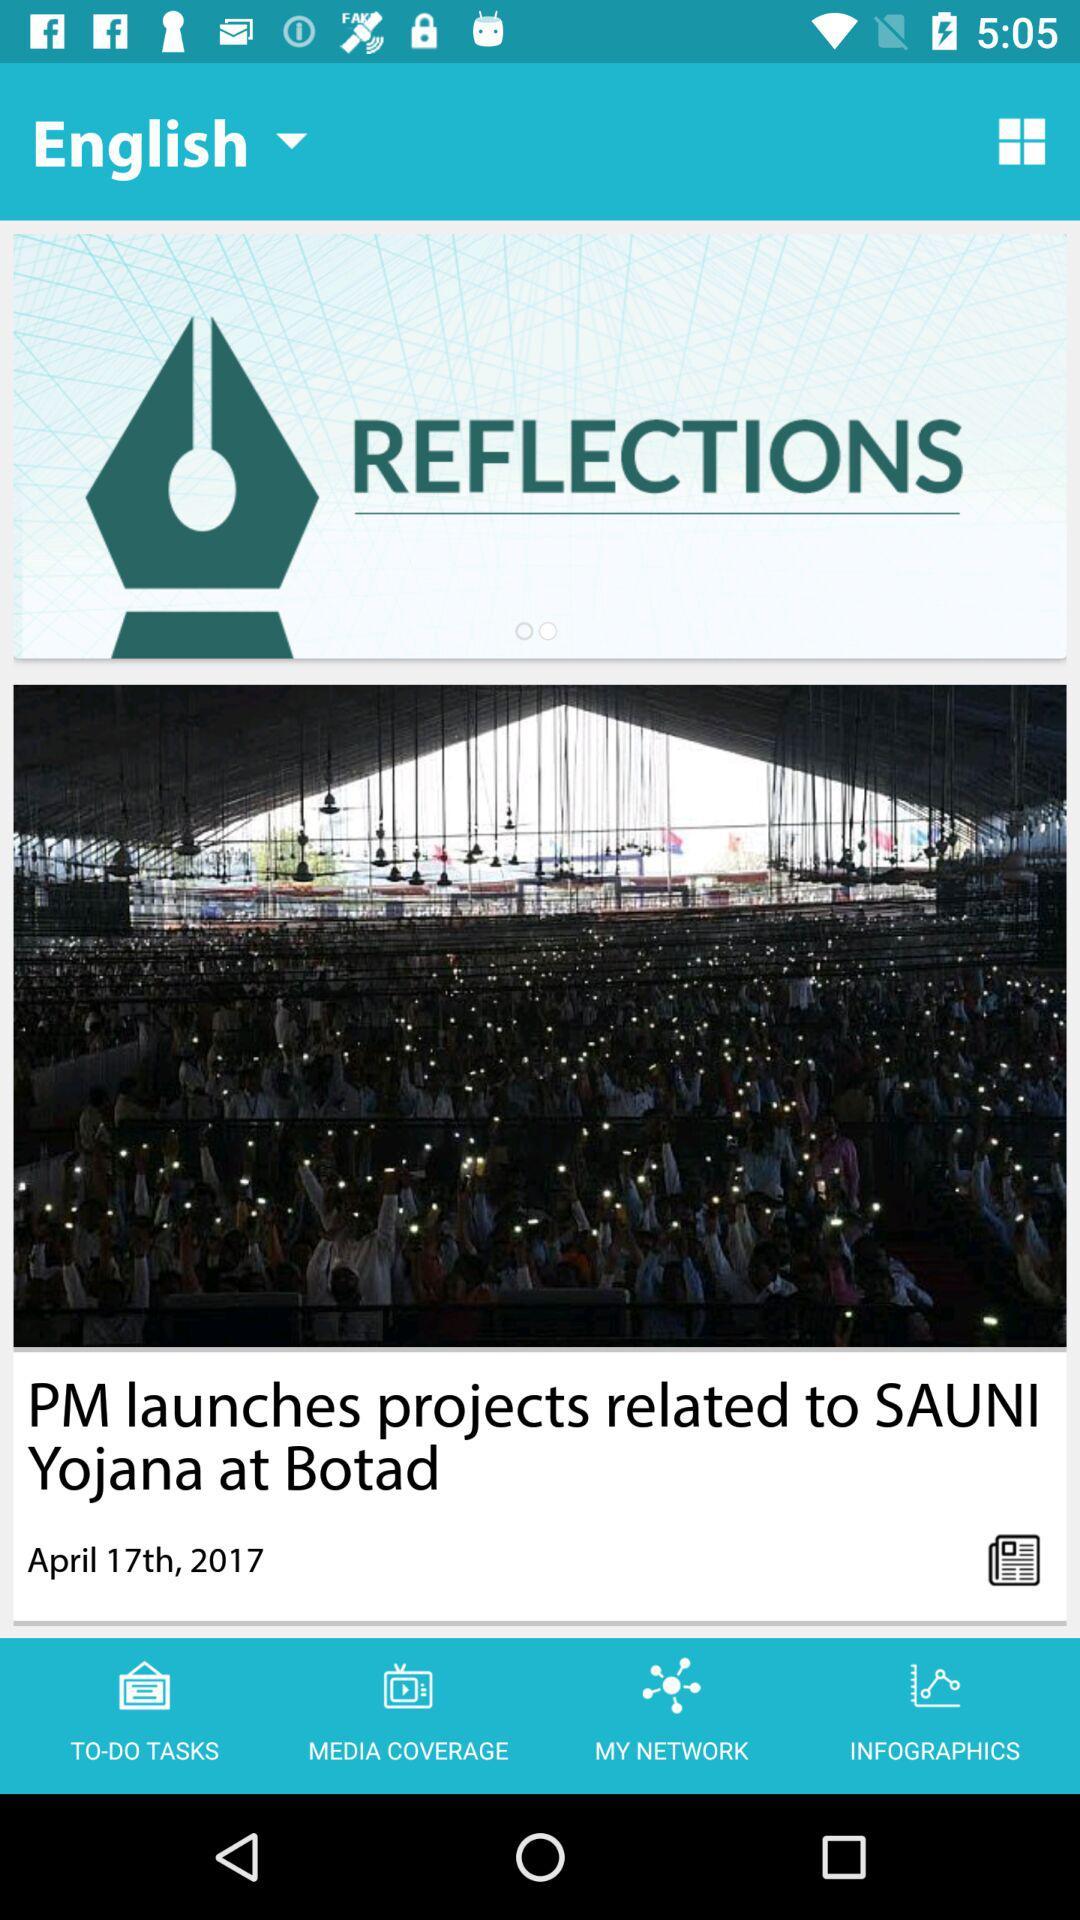 Image resolution: width=1080 pixels, height=1920 pixels. Describe the element at coordinates (168, 140) in the screenshot. I see `english item` at that location.